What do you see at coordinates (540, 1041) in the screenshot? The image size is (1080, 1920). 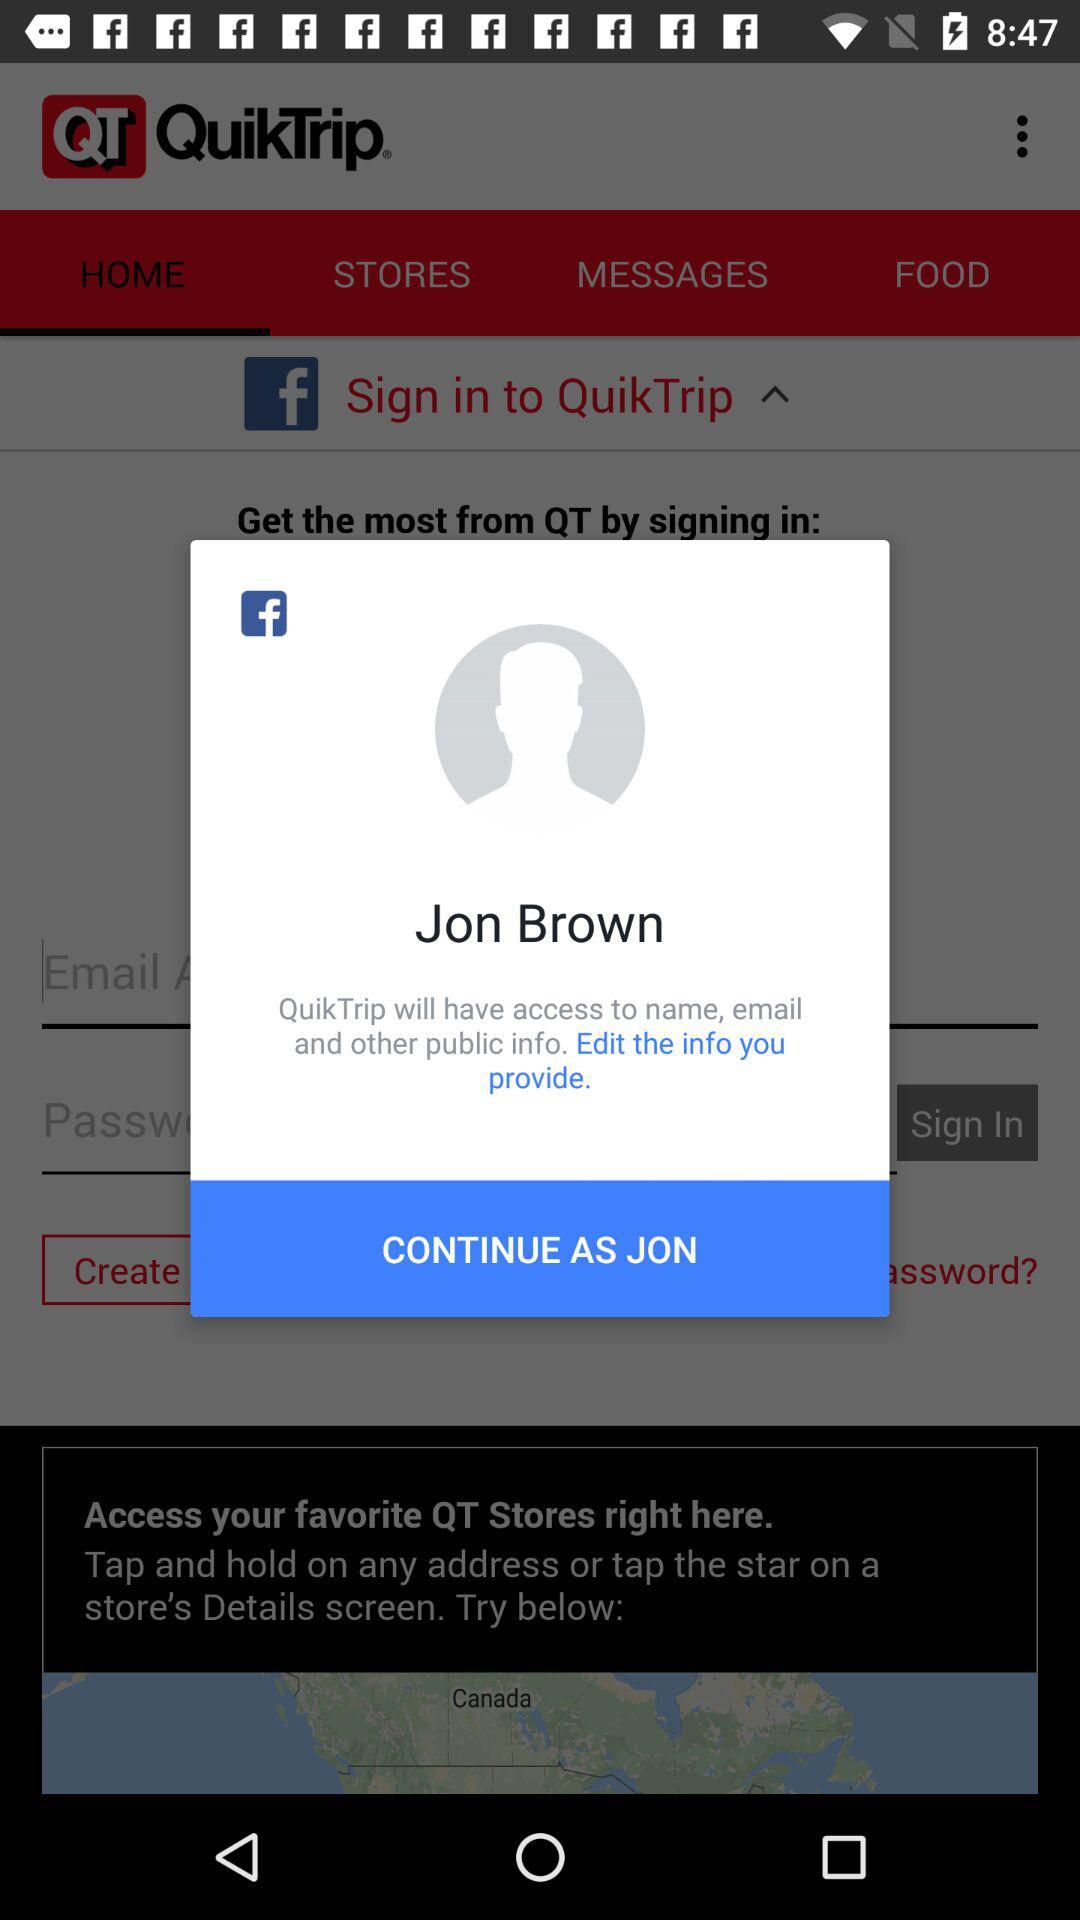 I see `quiktrip will have item` at bounding box center [540, 1041].